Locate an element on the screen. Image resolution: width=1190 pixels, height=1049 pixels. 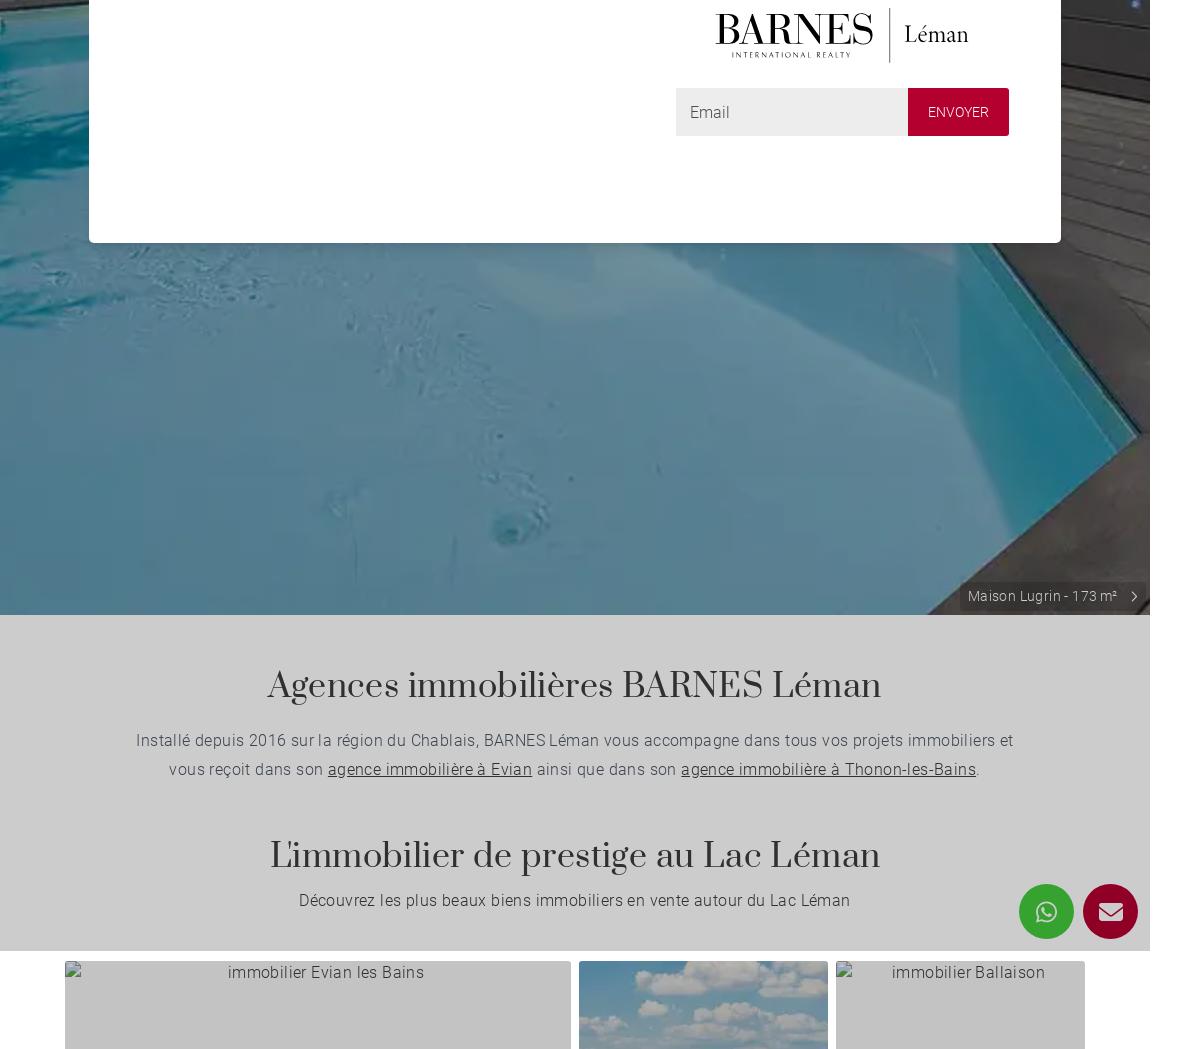
'agence immobilière à Thonon-les-Bains' is located at coordinates (828, 768).